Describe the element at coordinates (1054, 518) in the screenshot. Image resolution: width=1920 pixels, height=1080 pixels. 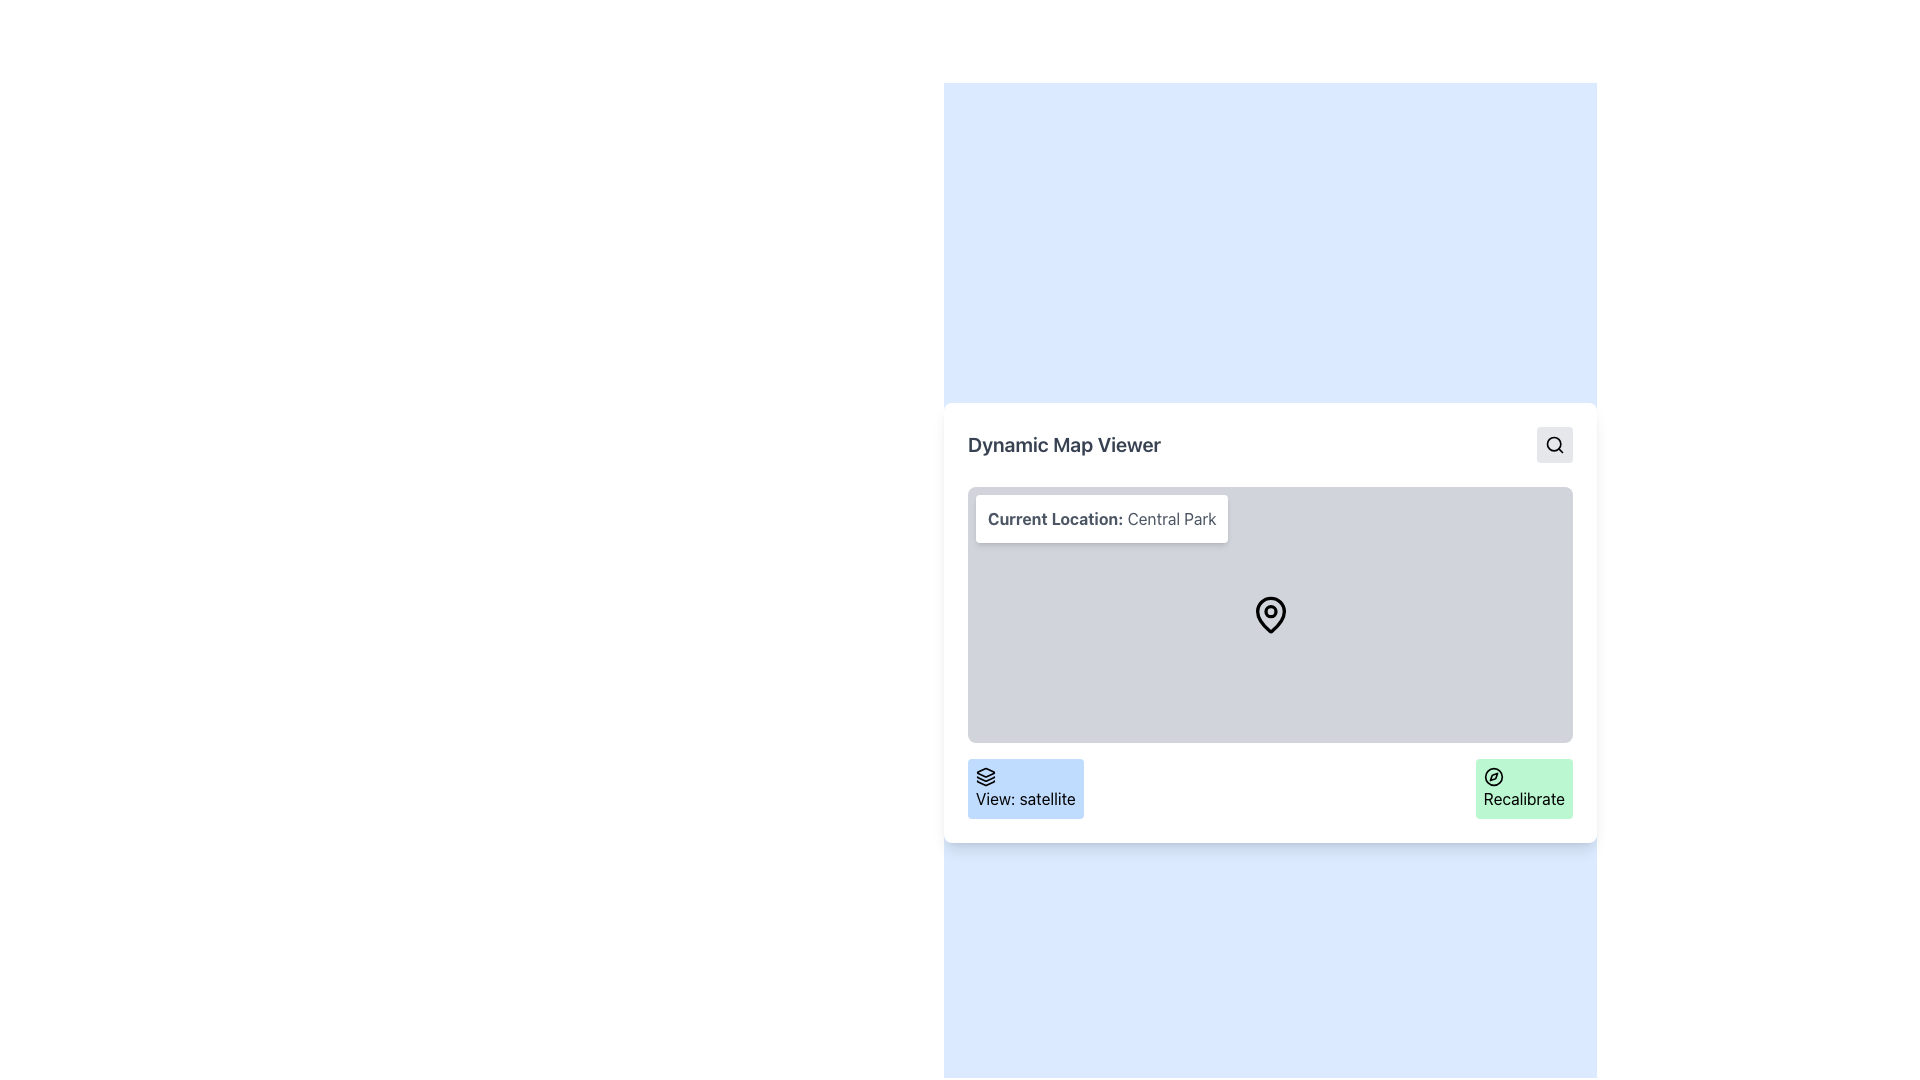
I see `the static text label that denotes the context of the current location information, positioned to the left of 'Central Park' in the top-left of the map viewer interface` at that location.